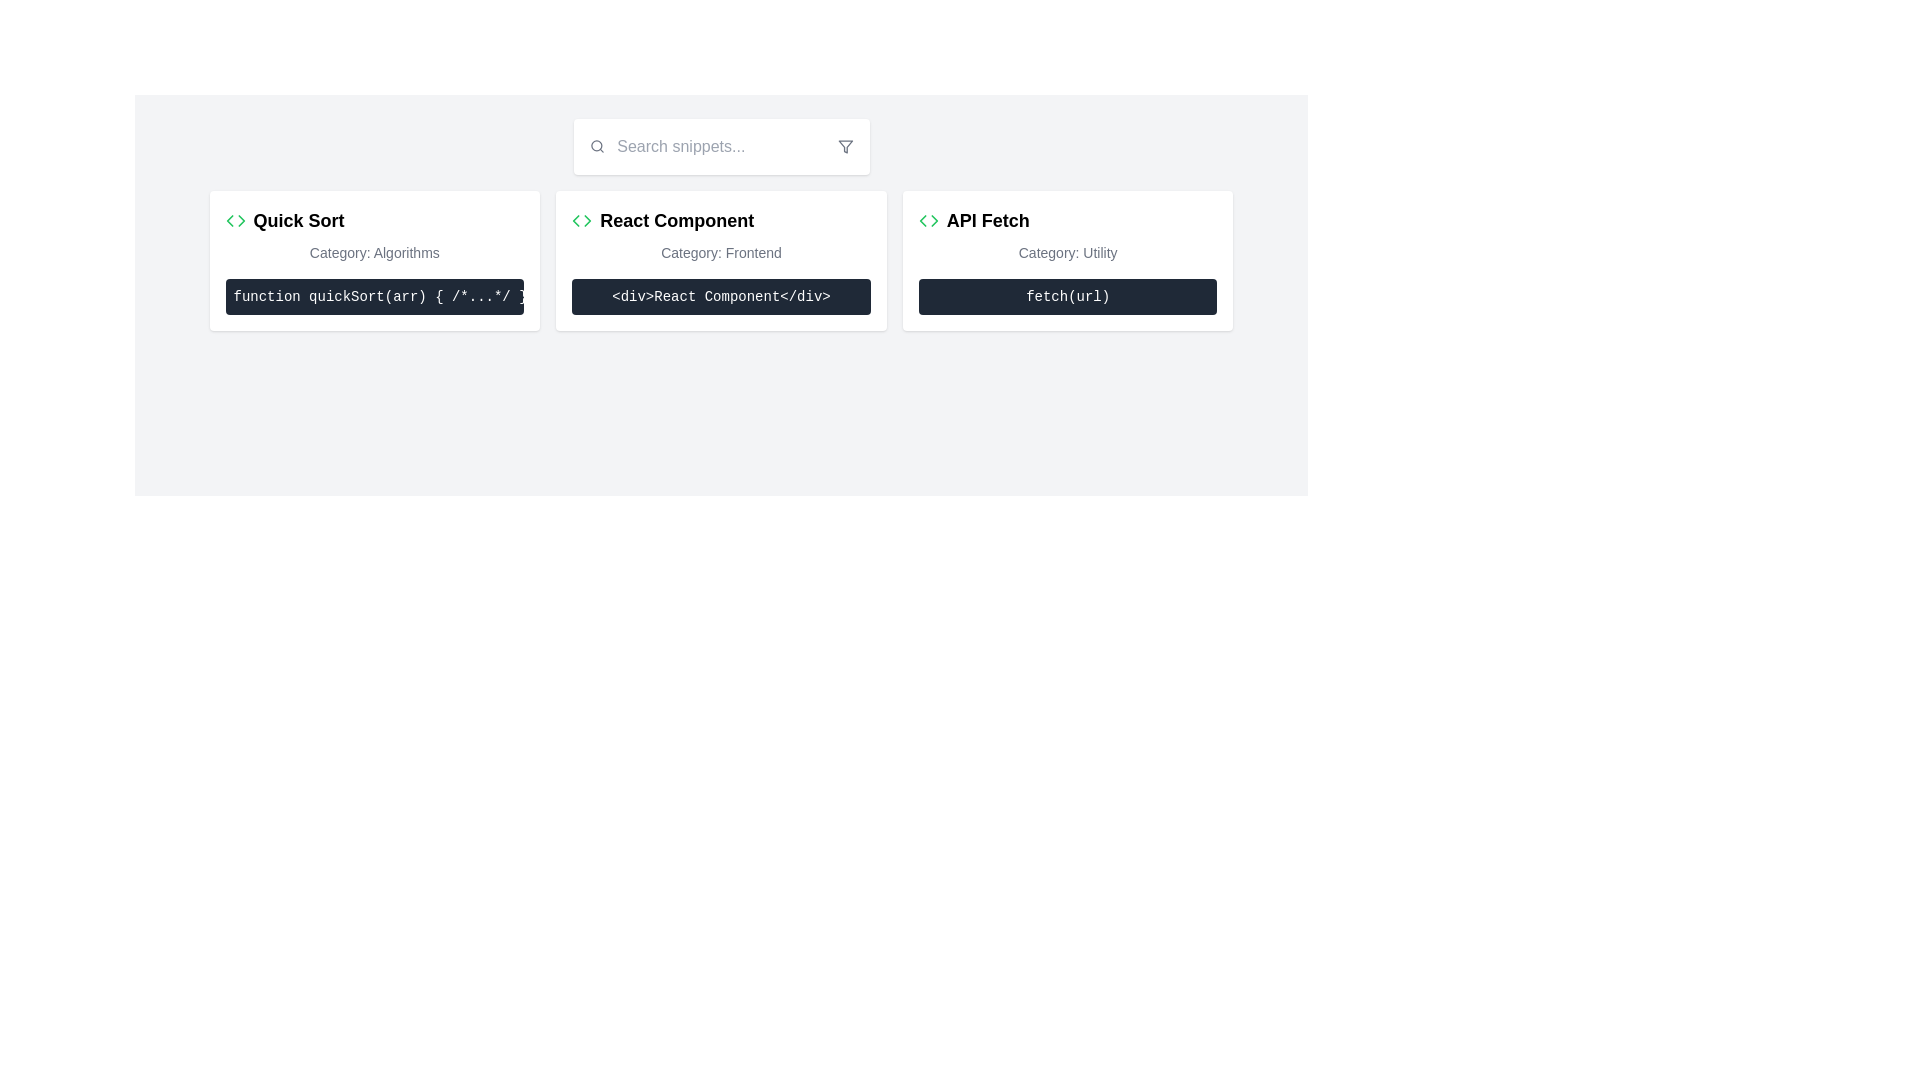 The height and width of the screenshot is (1080, 1920). What do you see at coordinates (1067, 297) in the screenshot?
I see `the text-display component styled as a code block that displays the code snippet 'fetch(url)' within the 'API Fetch' card, located beneath the subtitle 'Category: Utility'` at bounding box center [1067, 297].